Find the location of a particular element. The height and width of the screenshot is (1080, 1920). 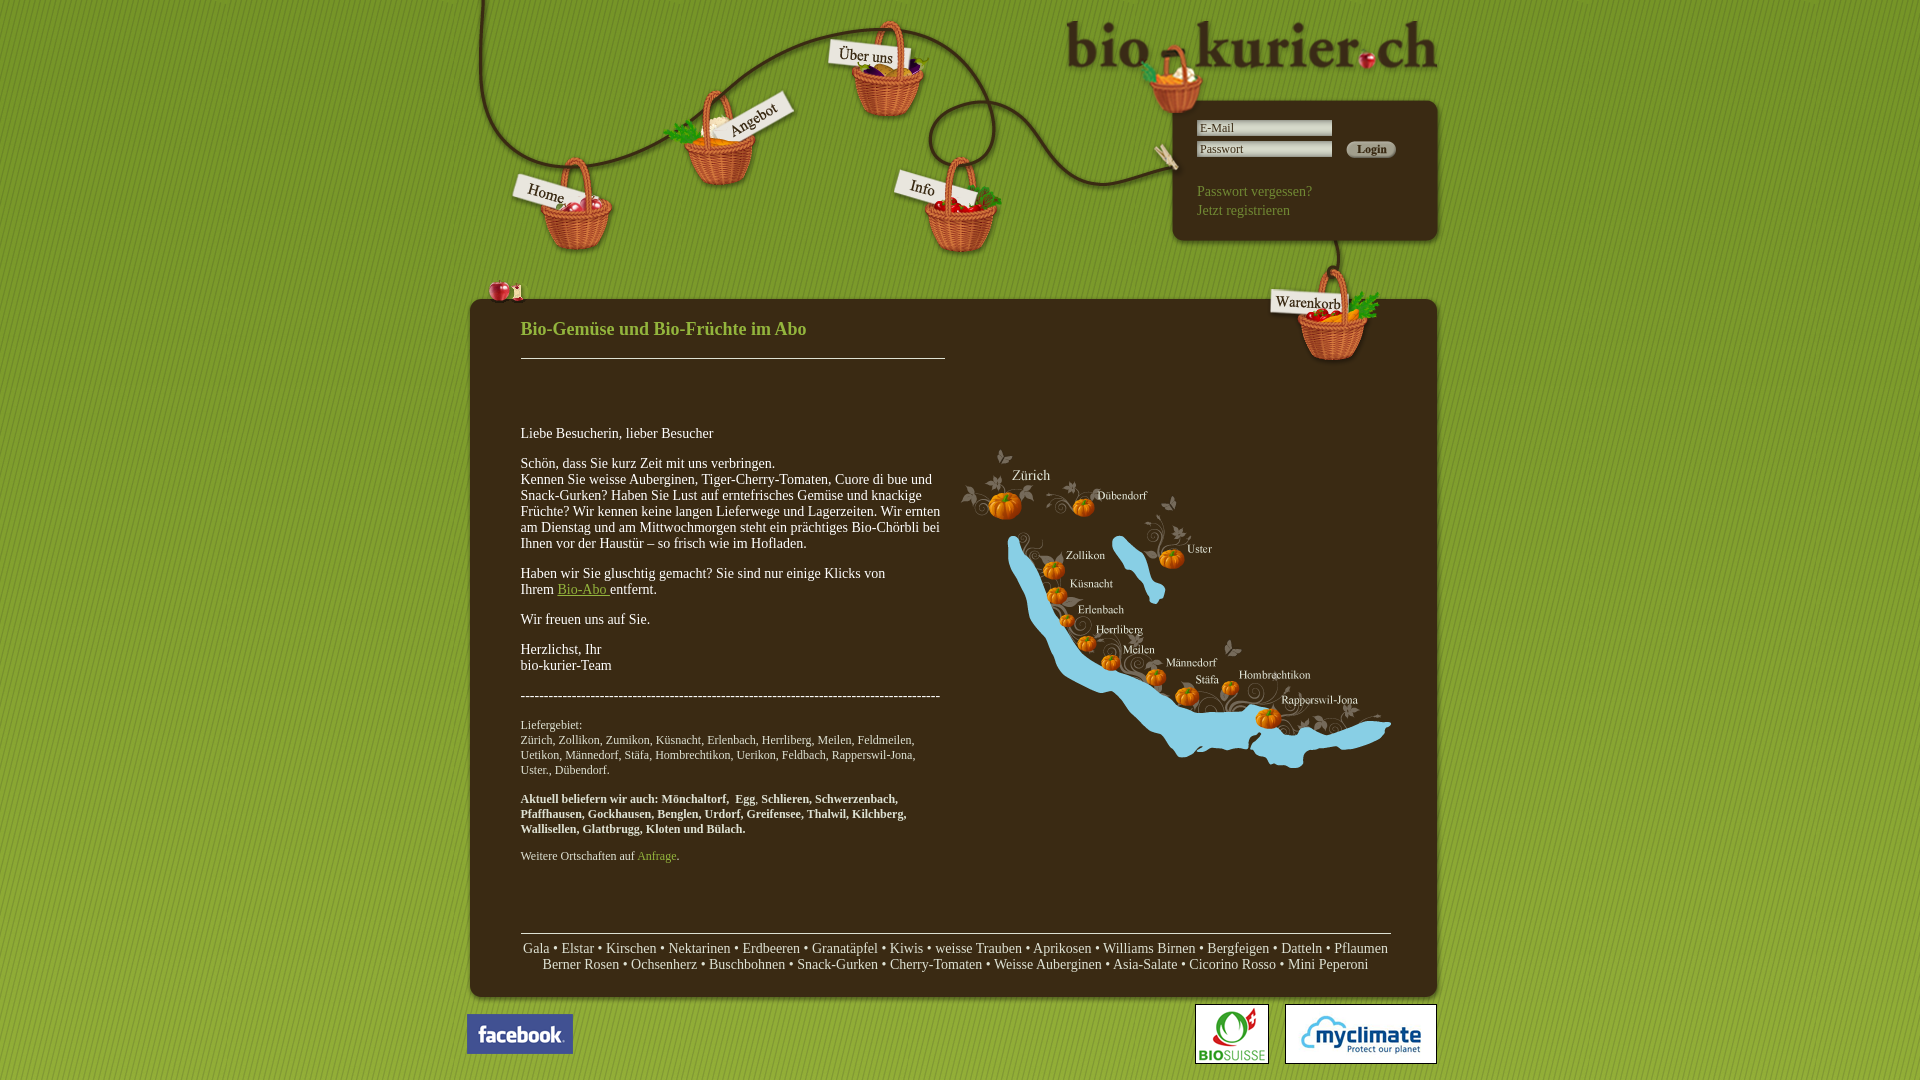

'Login' is located at coordinates (1370, 148).